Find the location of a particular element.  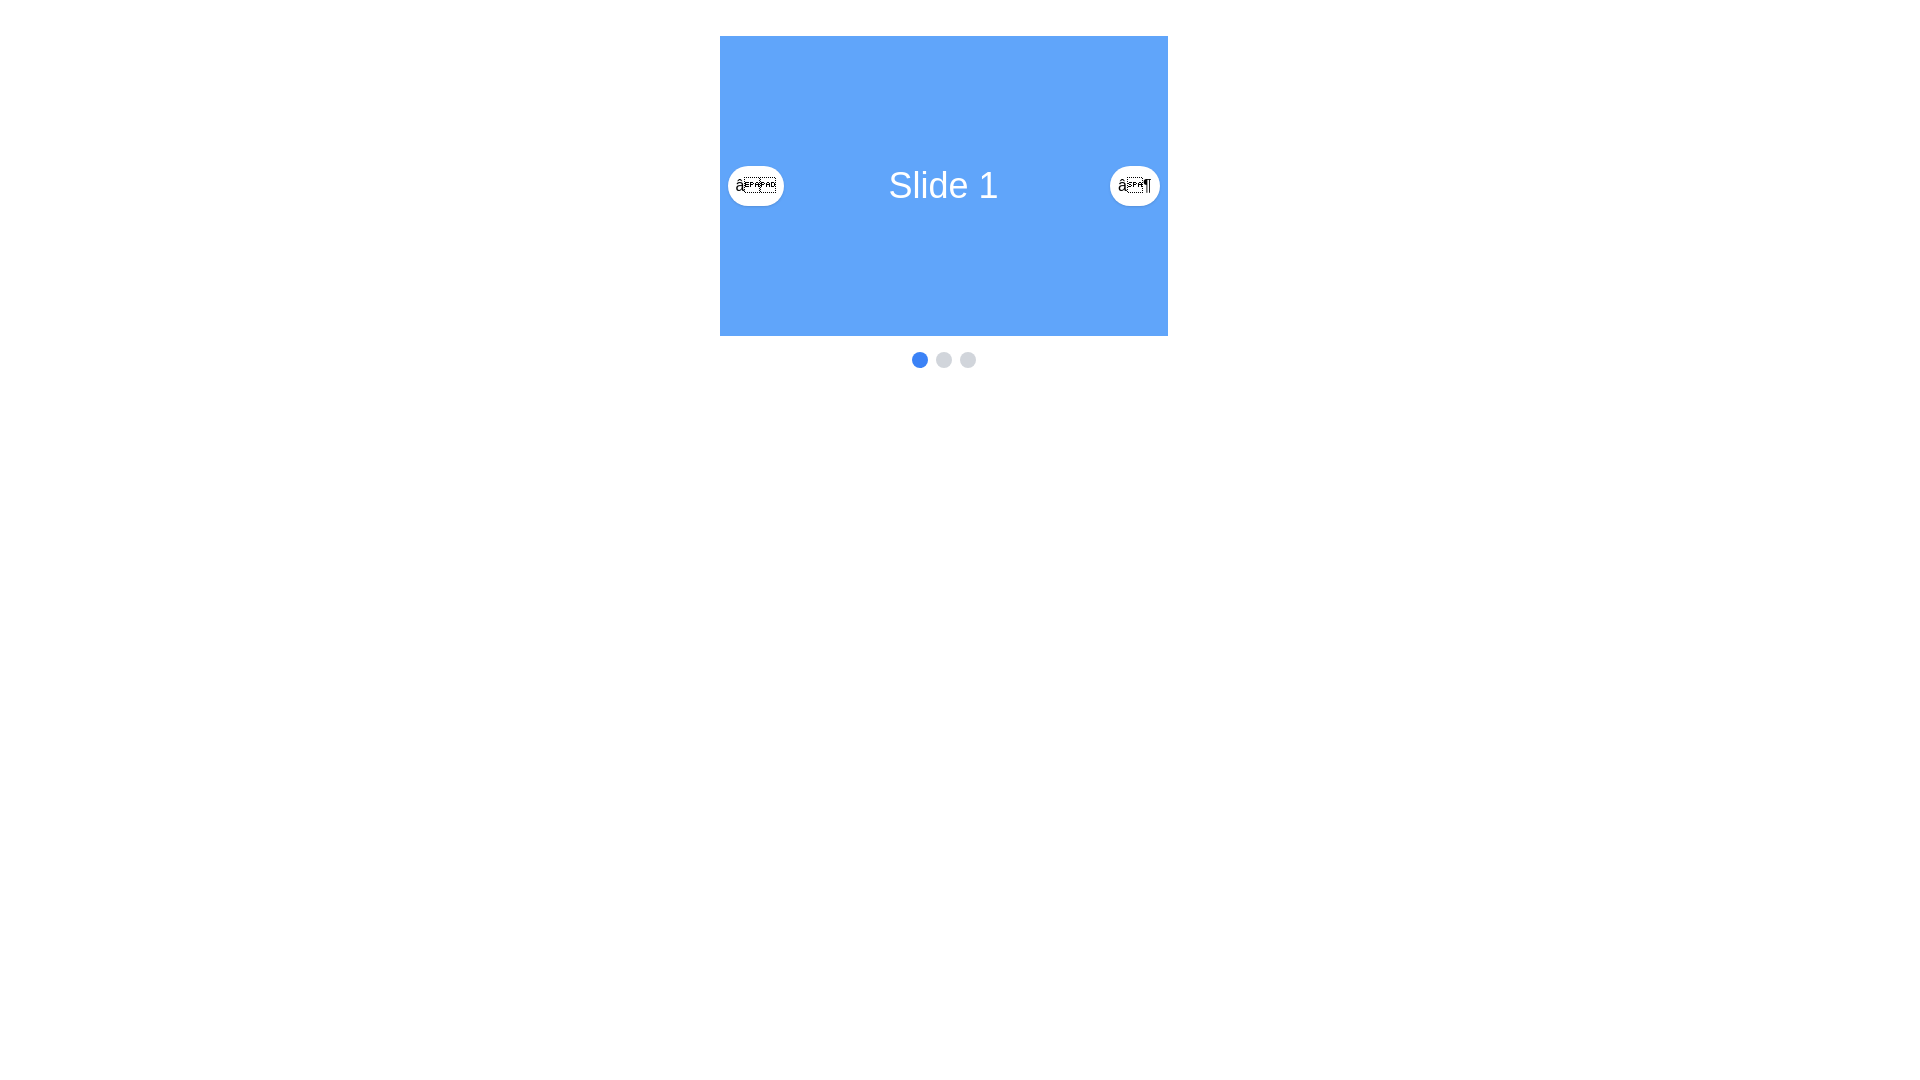

the circular button with a white background and left-pointing arrow symbol to change its background to gray is located at coordinates (754, 185).